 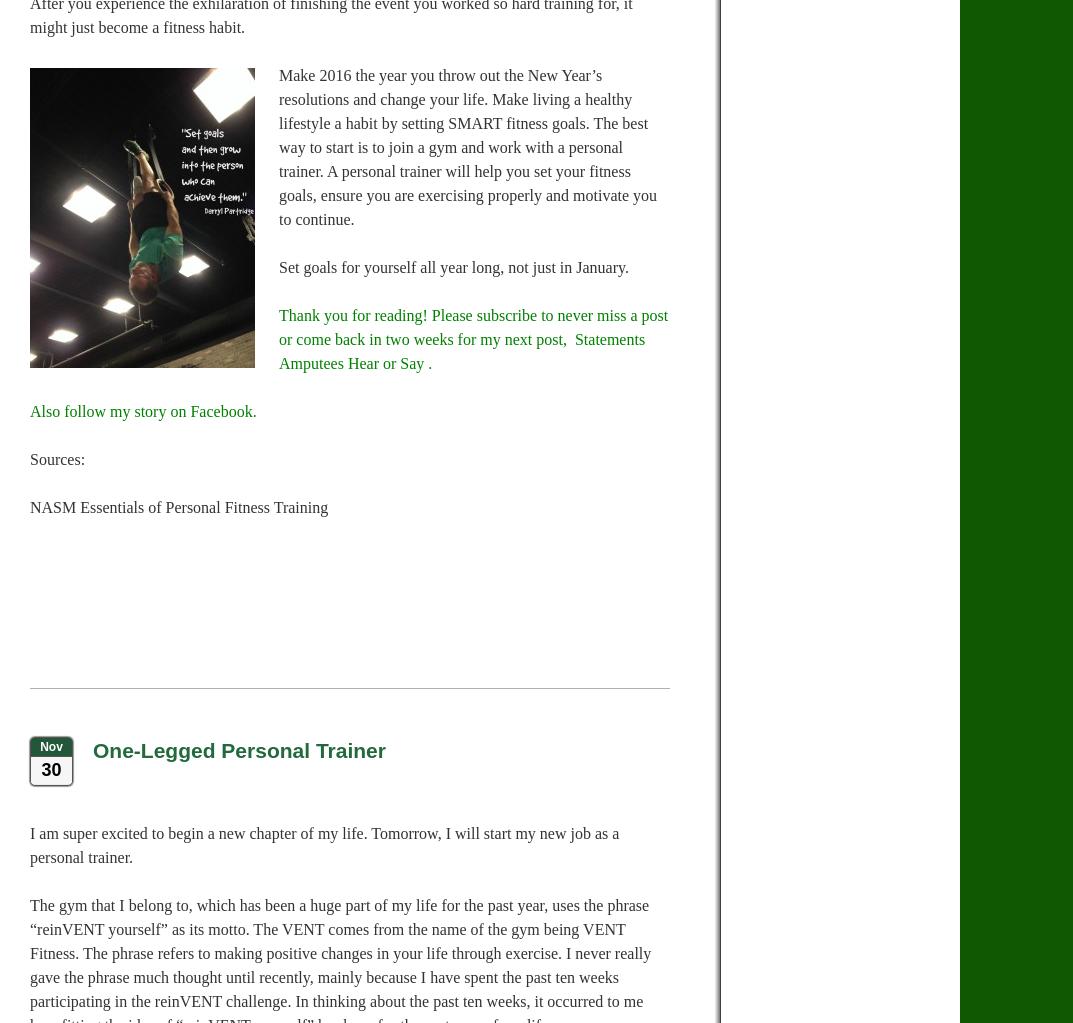 What do you see at coordinates (56, 458) in the screenshot?
I see `'Sources:'` at bounding box center [56, 458].